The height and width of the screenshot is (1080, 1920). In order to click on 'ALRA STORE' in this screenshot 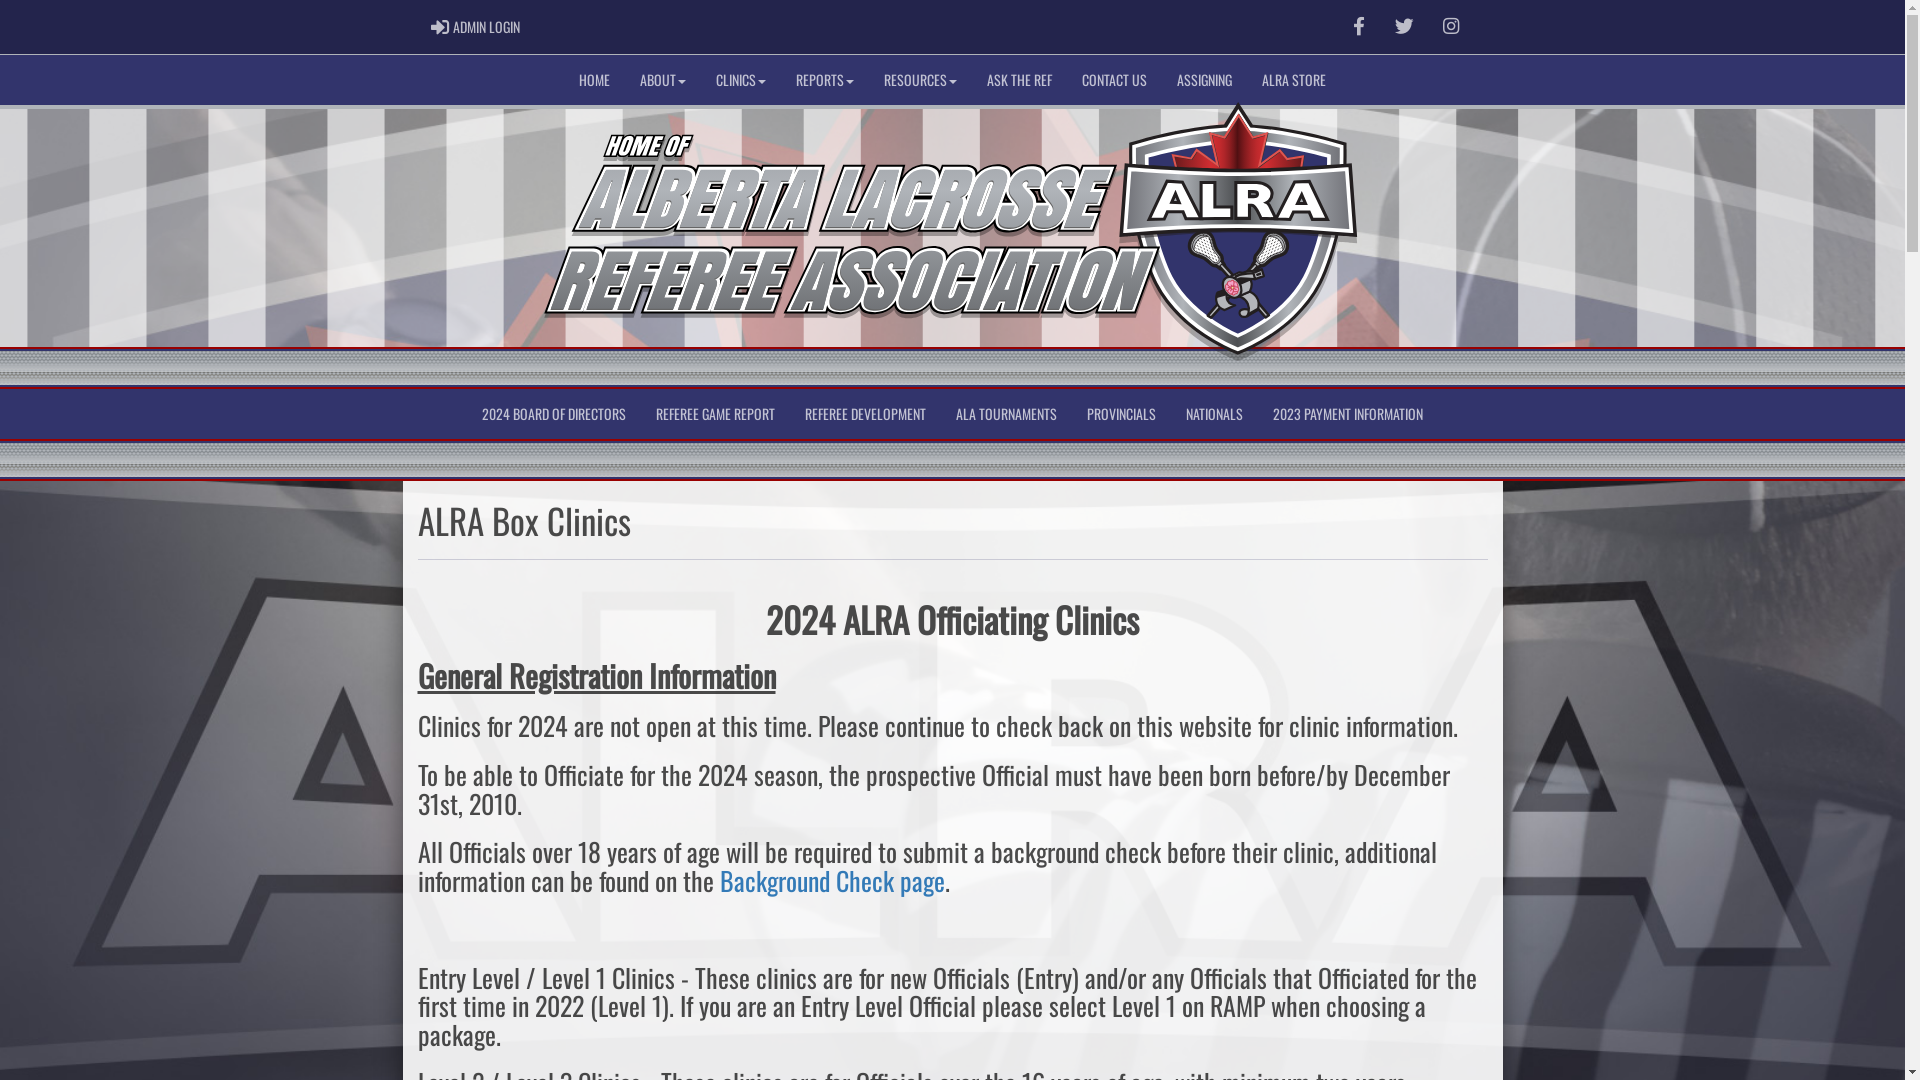, I will do `click(1294, 79)`.